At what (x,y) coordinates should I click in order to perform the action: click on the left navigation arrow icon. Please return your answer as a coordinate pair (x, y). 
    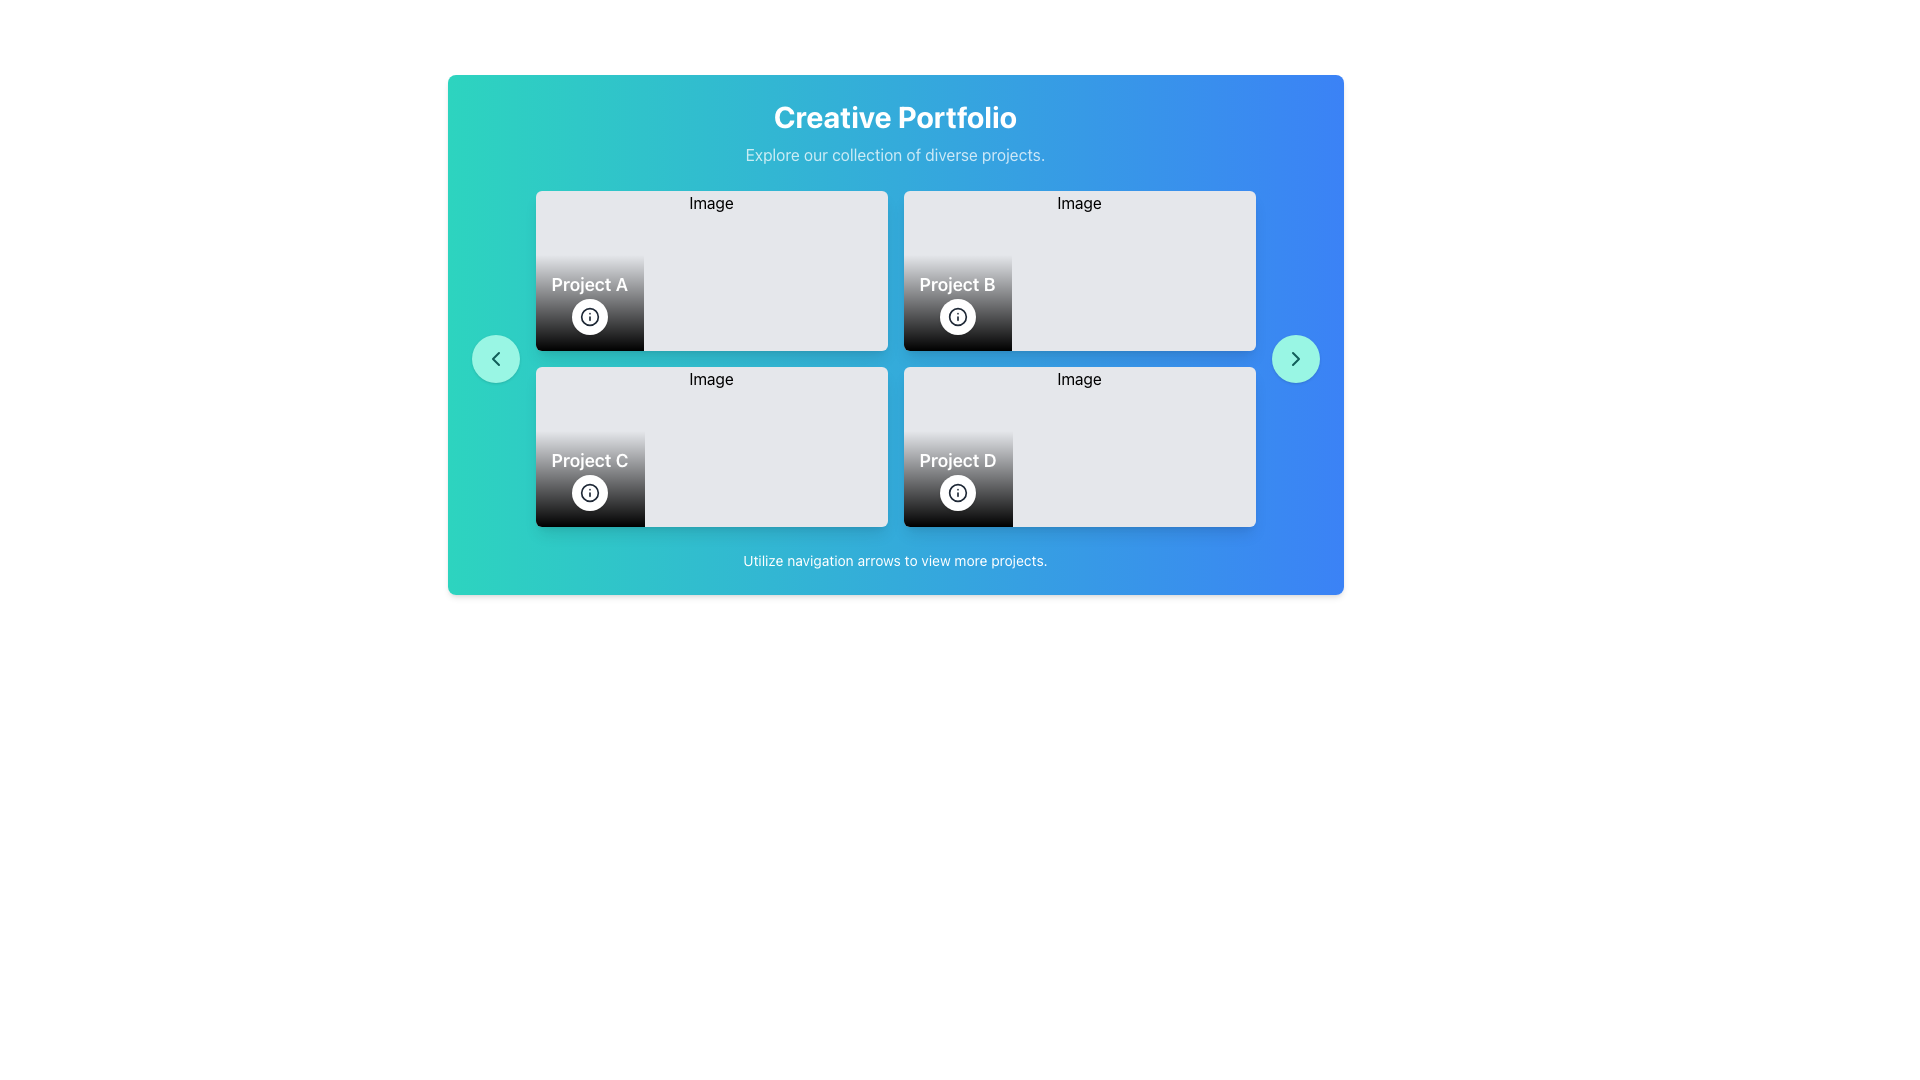
    Looking at the image, I should click on (495, 357).